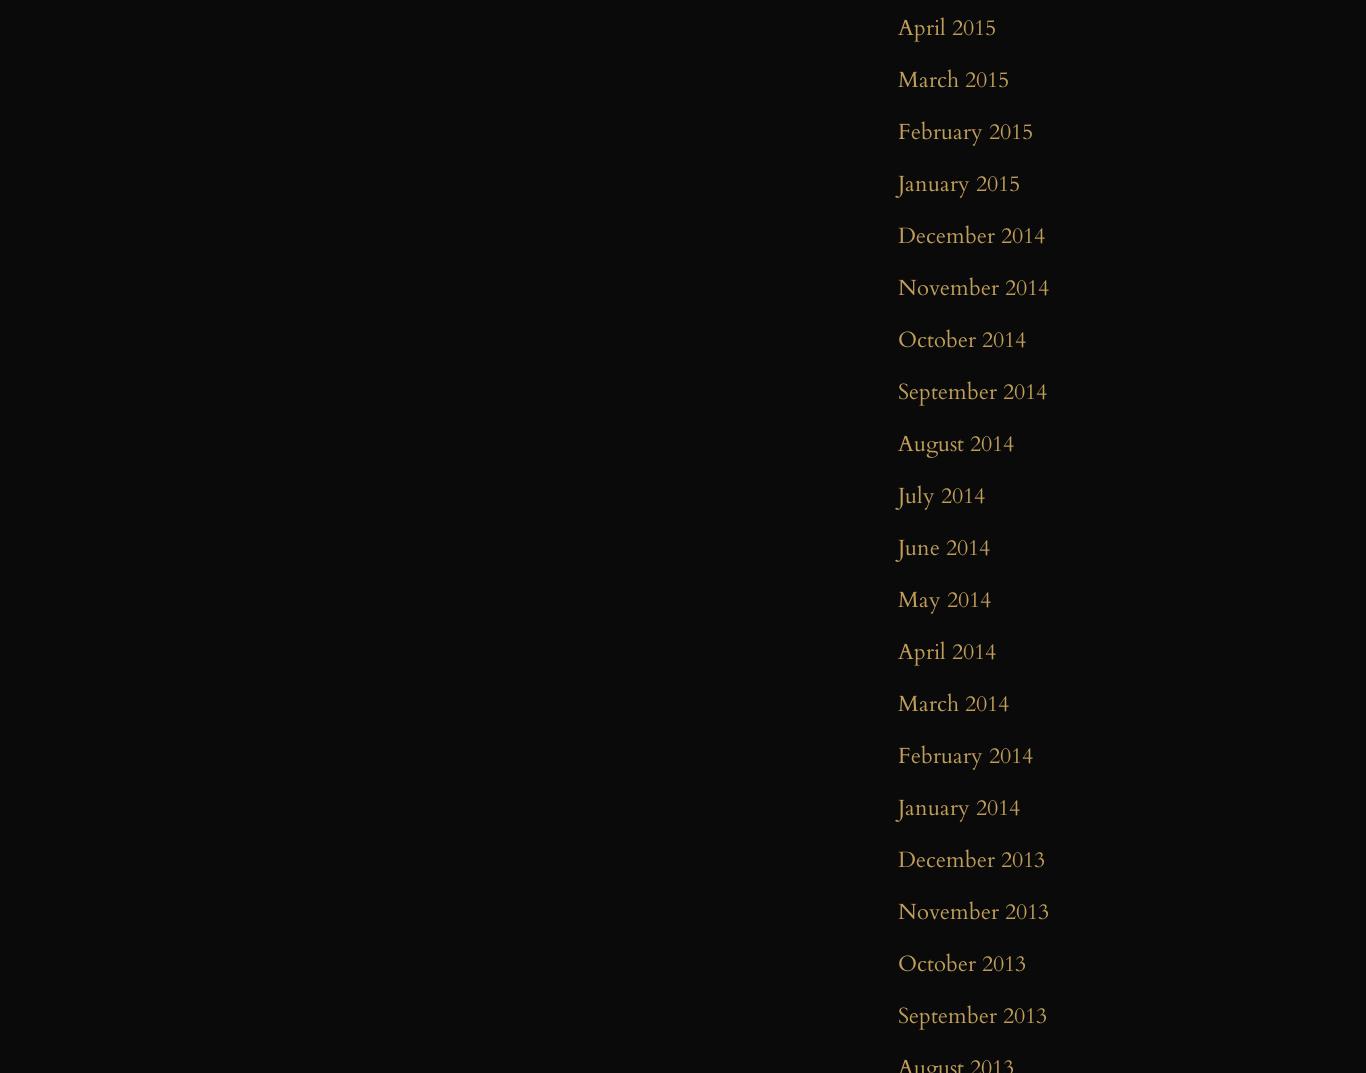 The image size is (1366, 1073). What do you see at coordinates (958, 184) in the screenshot?
I see `'January 2015'` at bounding box center [958, 184].